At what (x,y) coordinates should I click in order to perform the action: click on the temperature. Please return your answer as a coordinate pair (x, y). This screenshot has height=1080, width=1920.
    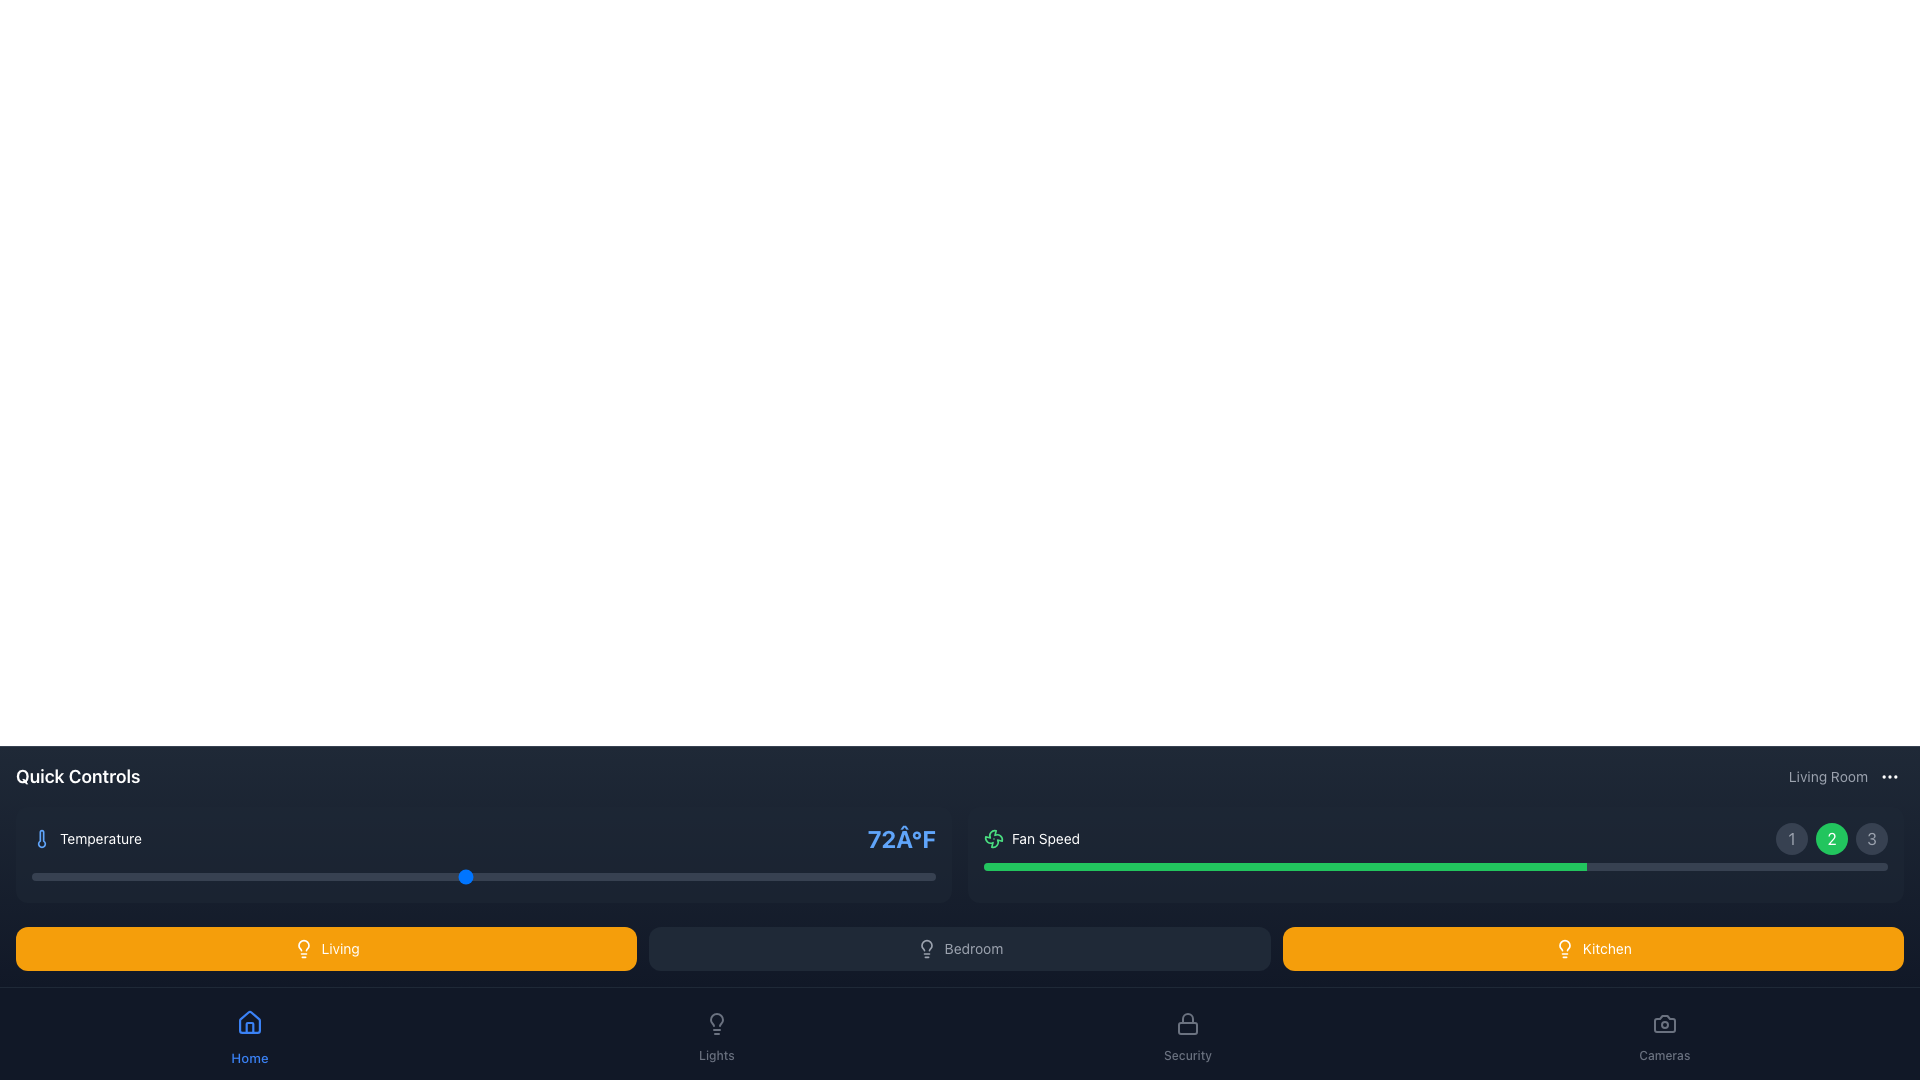
    Looking at the image, I should click on (609, 875).